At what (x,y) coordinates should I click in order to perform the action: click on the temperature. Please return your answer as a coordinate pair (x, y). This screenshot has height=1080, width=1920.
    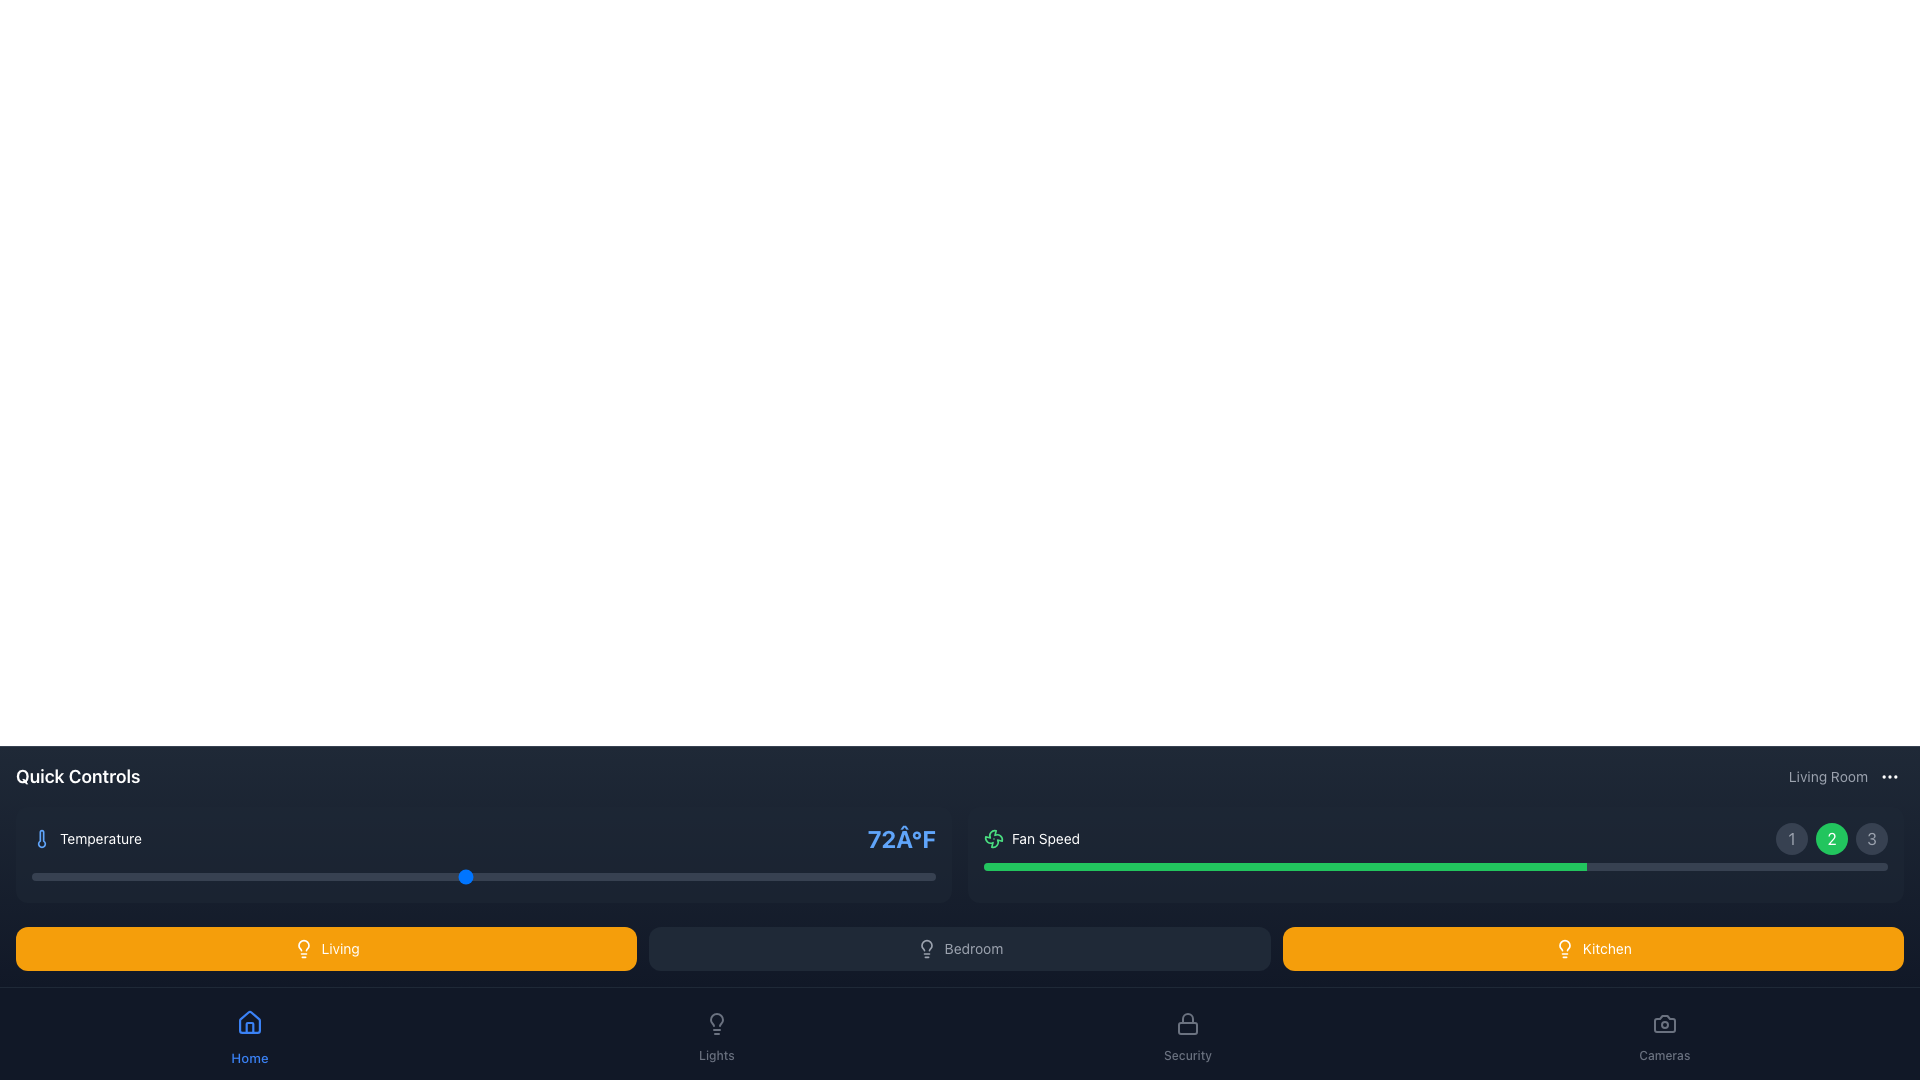
    Looking at the image, I should click on (609, 875).